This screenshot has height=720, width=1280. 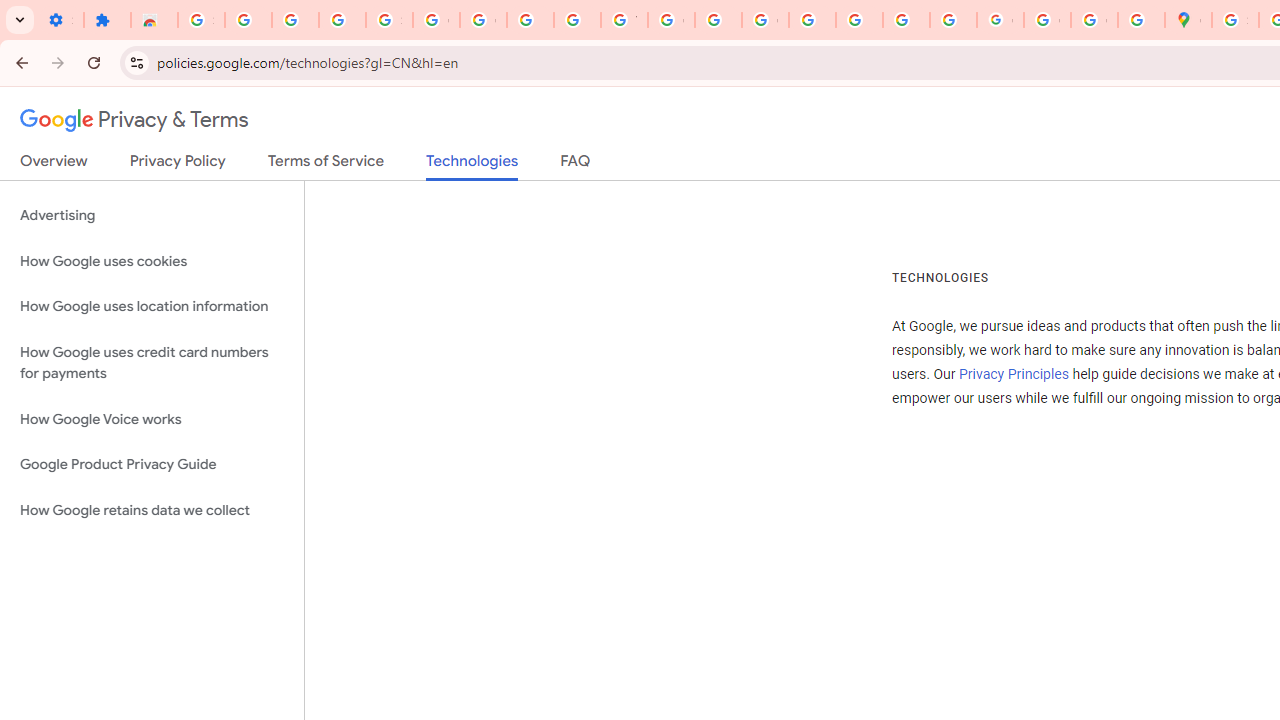 What do you see at coordinates (435, 20) in the screenshot?
I see `'Google Account Help'` at bounding box center [435, 20].